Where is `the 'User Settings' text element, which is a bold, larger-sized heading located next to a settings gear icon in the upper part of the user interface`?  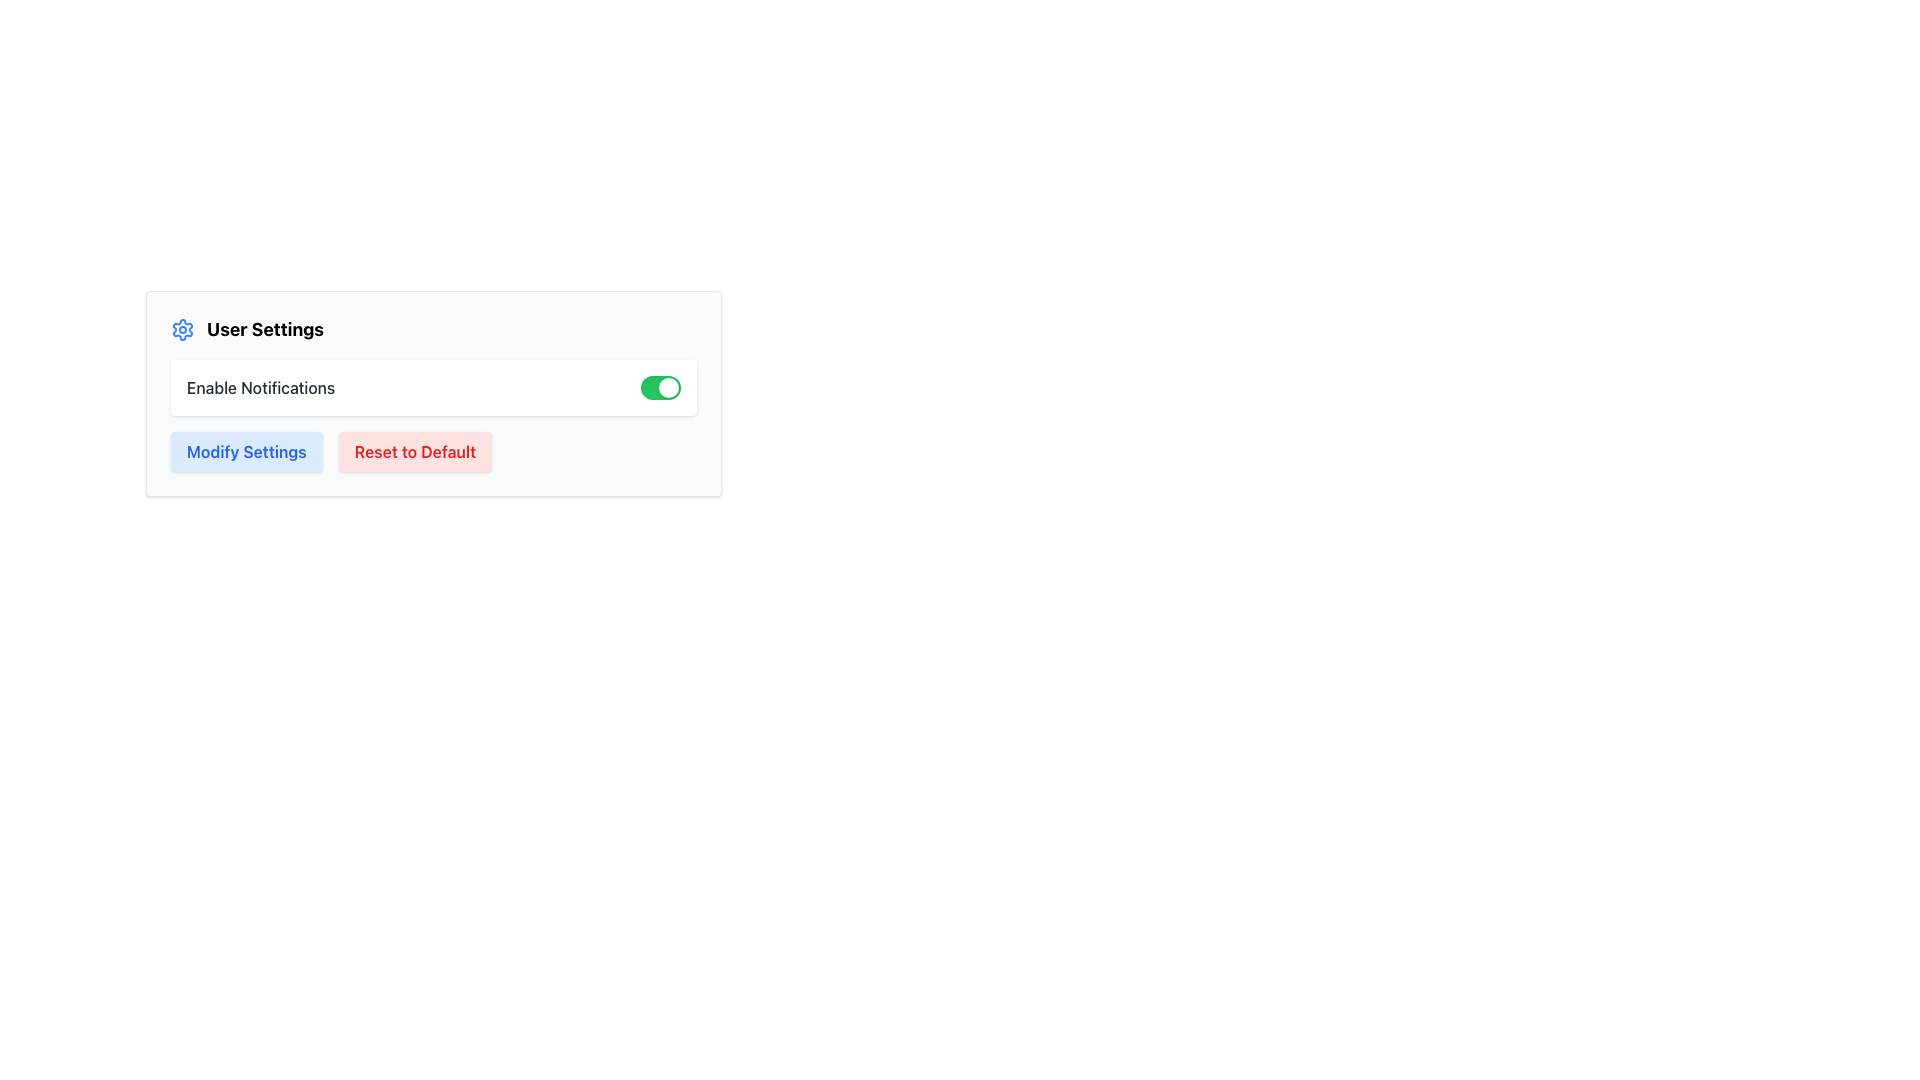
the 'User Settings' text element, which is a bold, larger-sized heading located next to a settings gear icon in the upper part of the user interface is located at coordinates (264, 329).